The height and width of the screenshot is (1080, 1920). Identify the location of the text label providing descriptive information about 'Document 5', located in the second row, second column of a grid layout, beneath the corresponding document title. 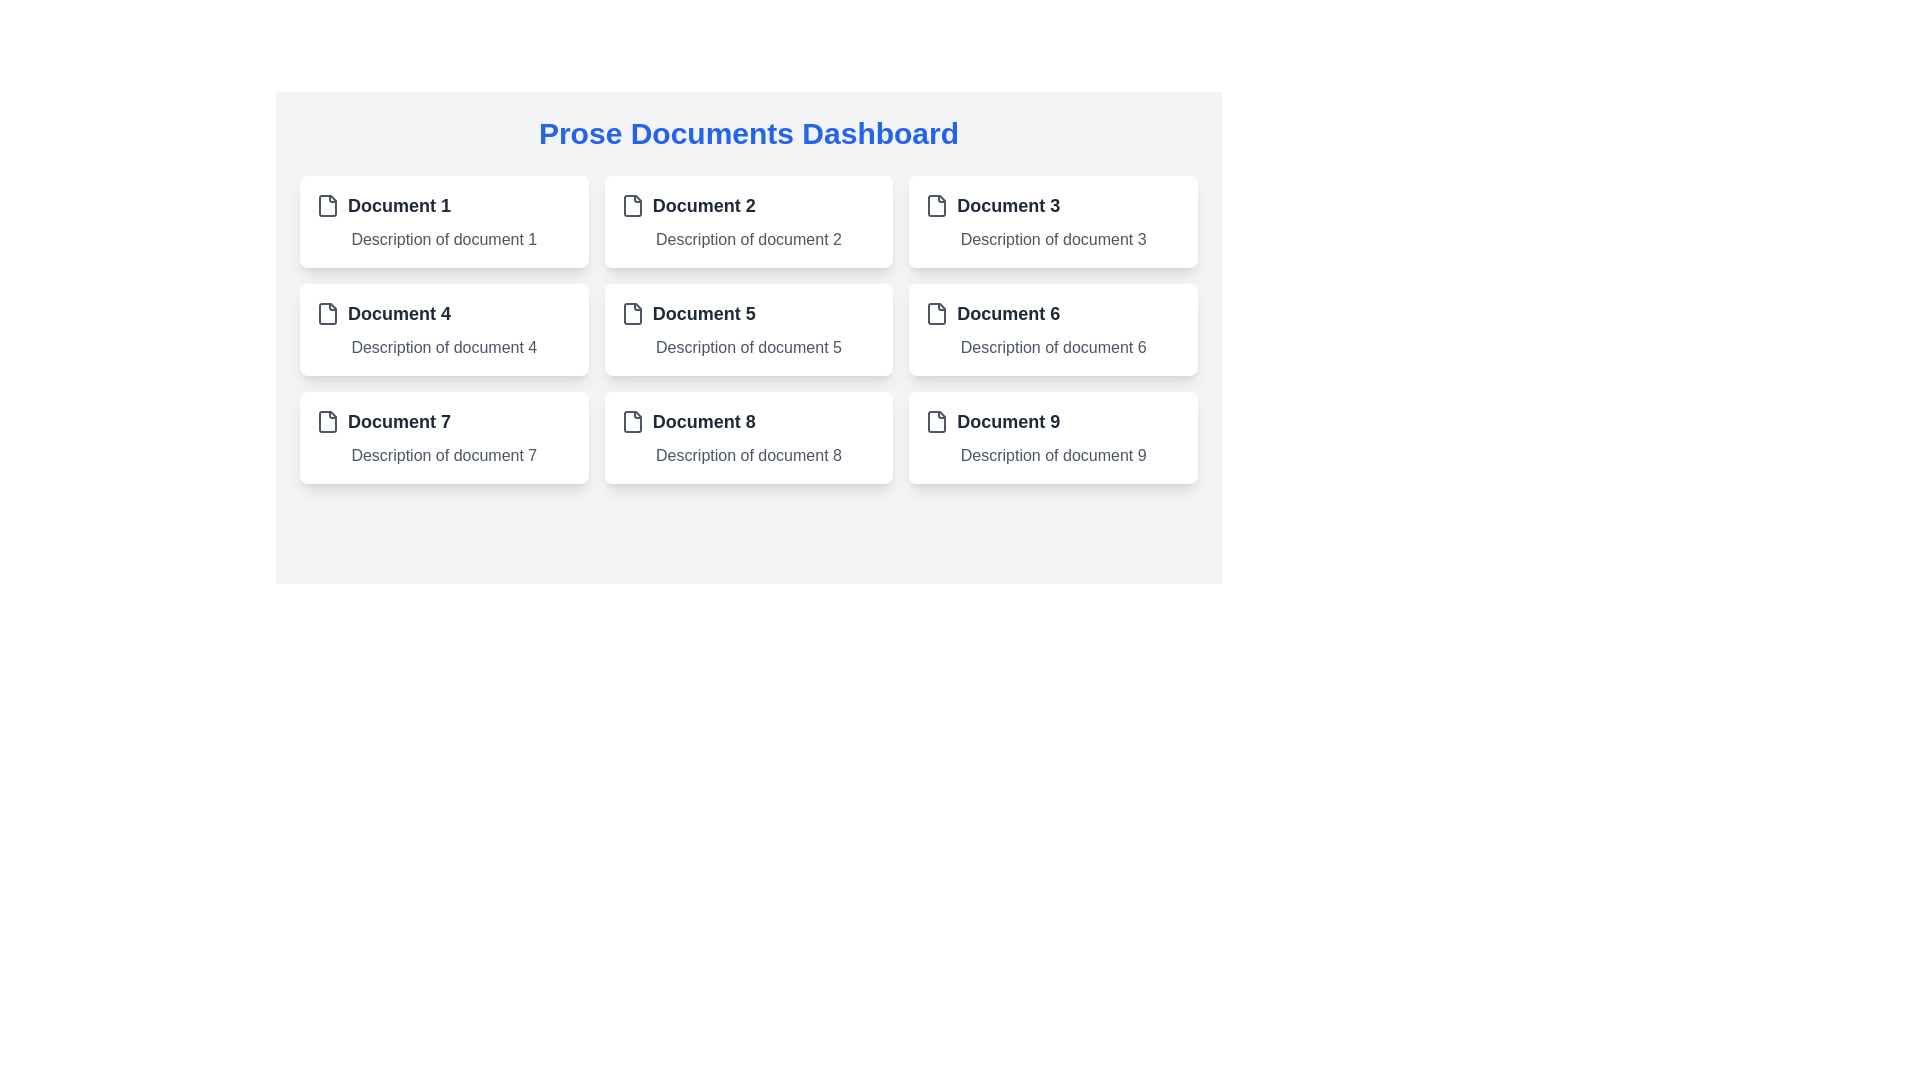
(747, 346).